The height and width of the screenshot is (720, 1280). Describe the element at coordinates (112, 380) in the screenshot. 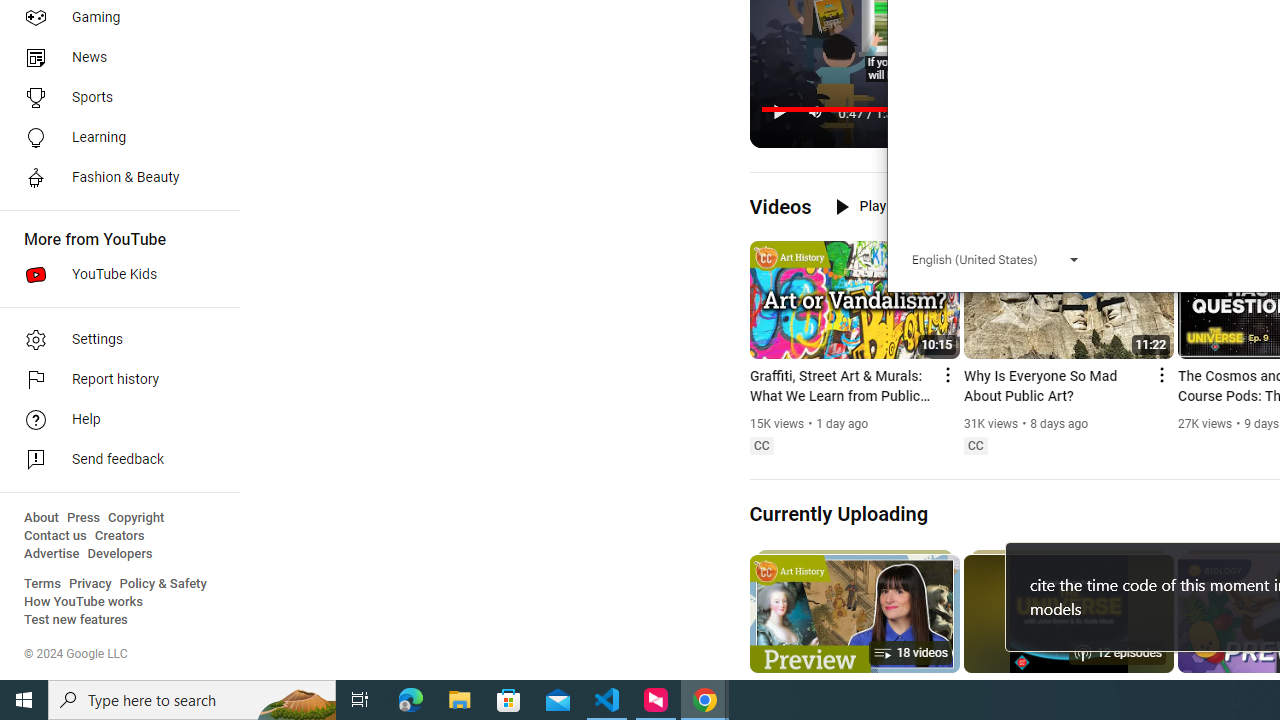

I see `'Report history'` at that location.